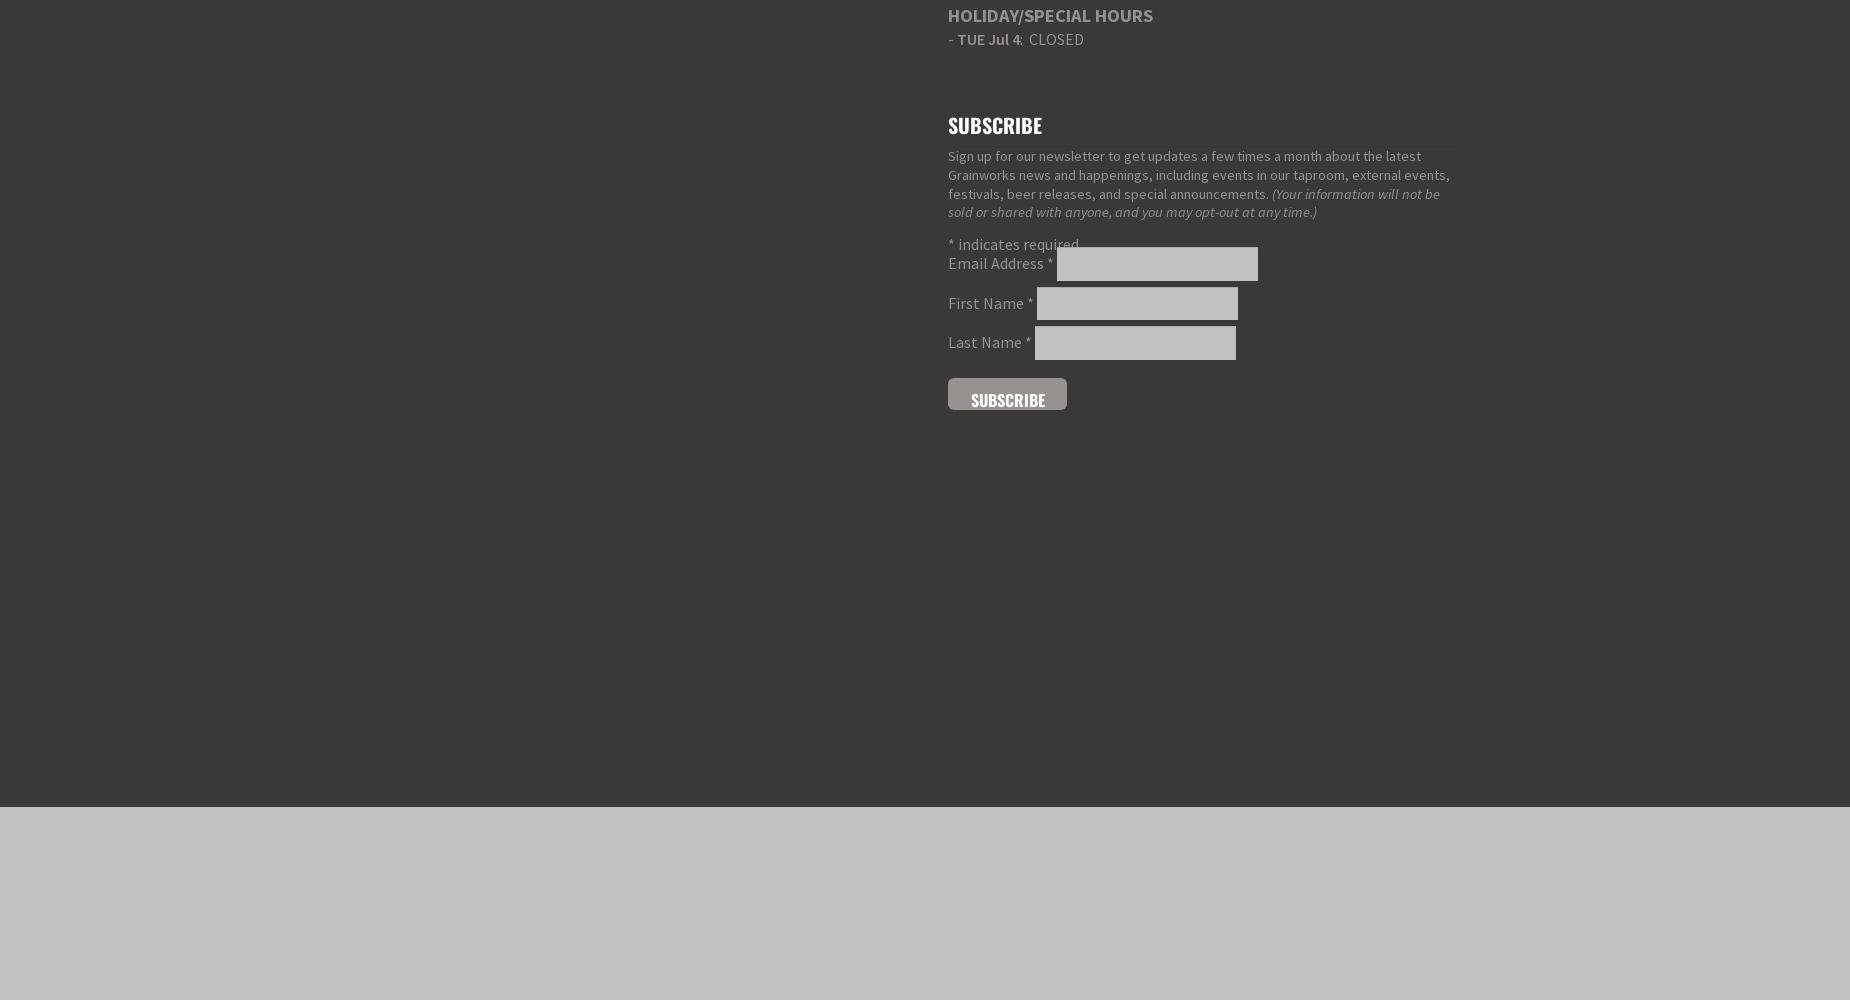 Image resolution: width=1850 pixels, height=1000 pixels. I want to click on 'Last Name', so click(985, 341).